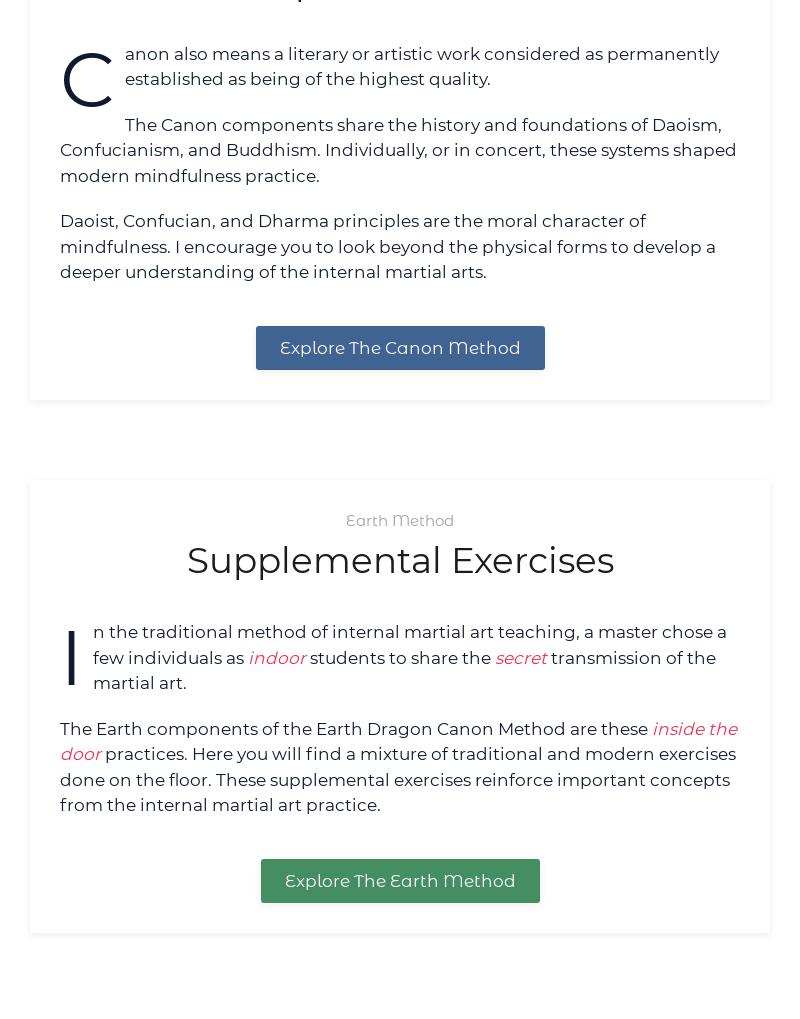 Image resolution: width=800 pixels, height=1019 pixels. What do you see at coordinates (279, 346) in the screenshot?
I see `'Explore The Canon Method'` at bounding box center [279, 346].